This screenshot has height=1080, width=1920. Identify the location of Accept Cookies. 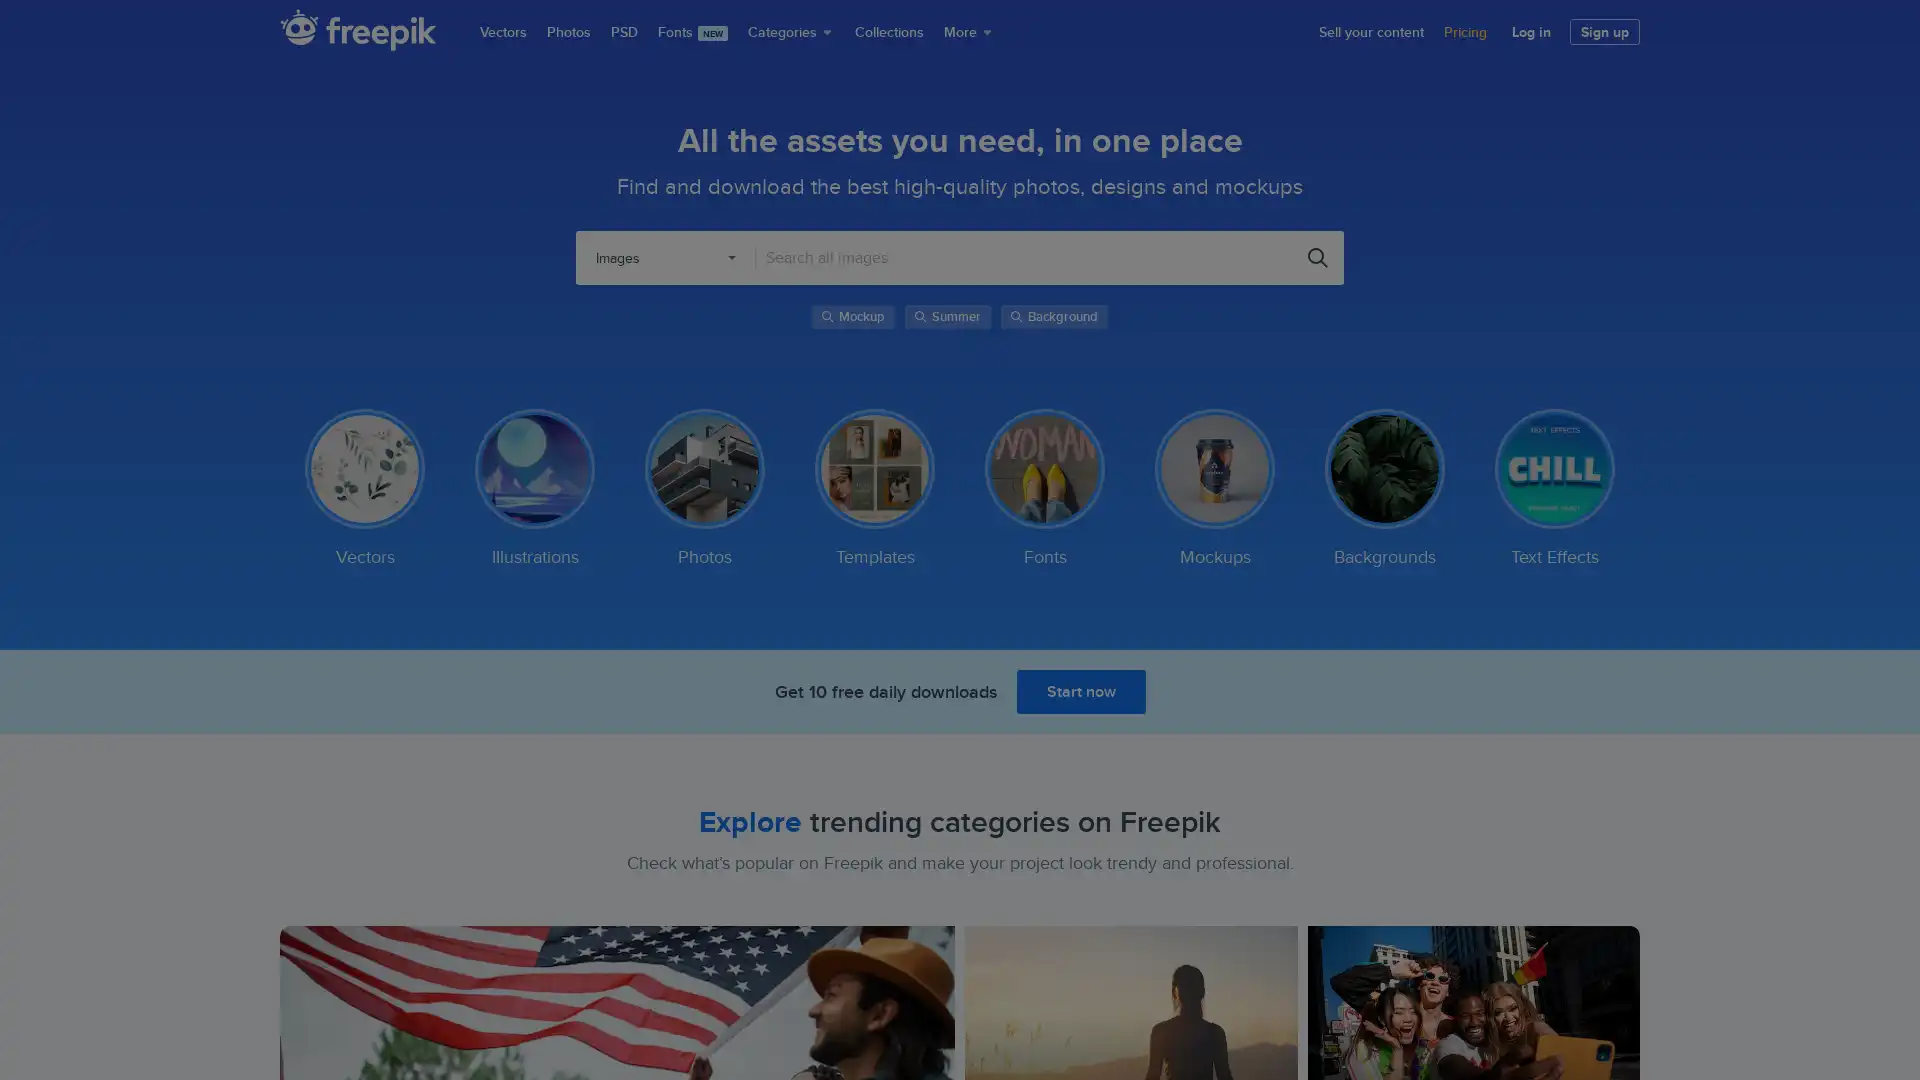
(1583, 1036).